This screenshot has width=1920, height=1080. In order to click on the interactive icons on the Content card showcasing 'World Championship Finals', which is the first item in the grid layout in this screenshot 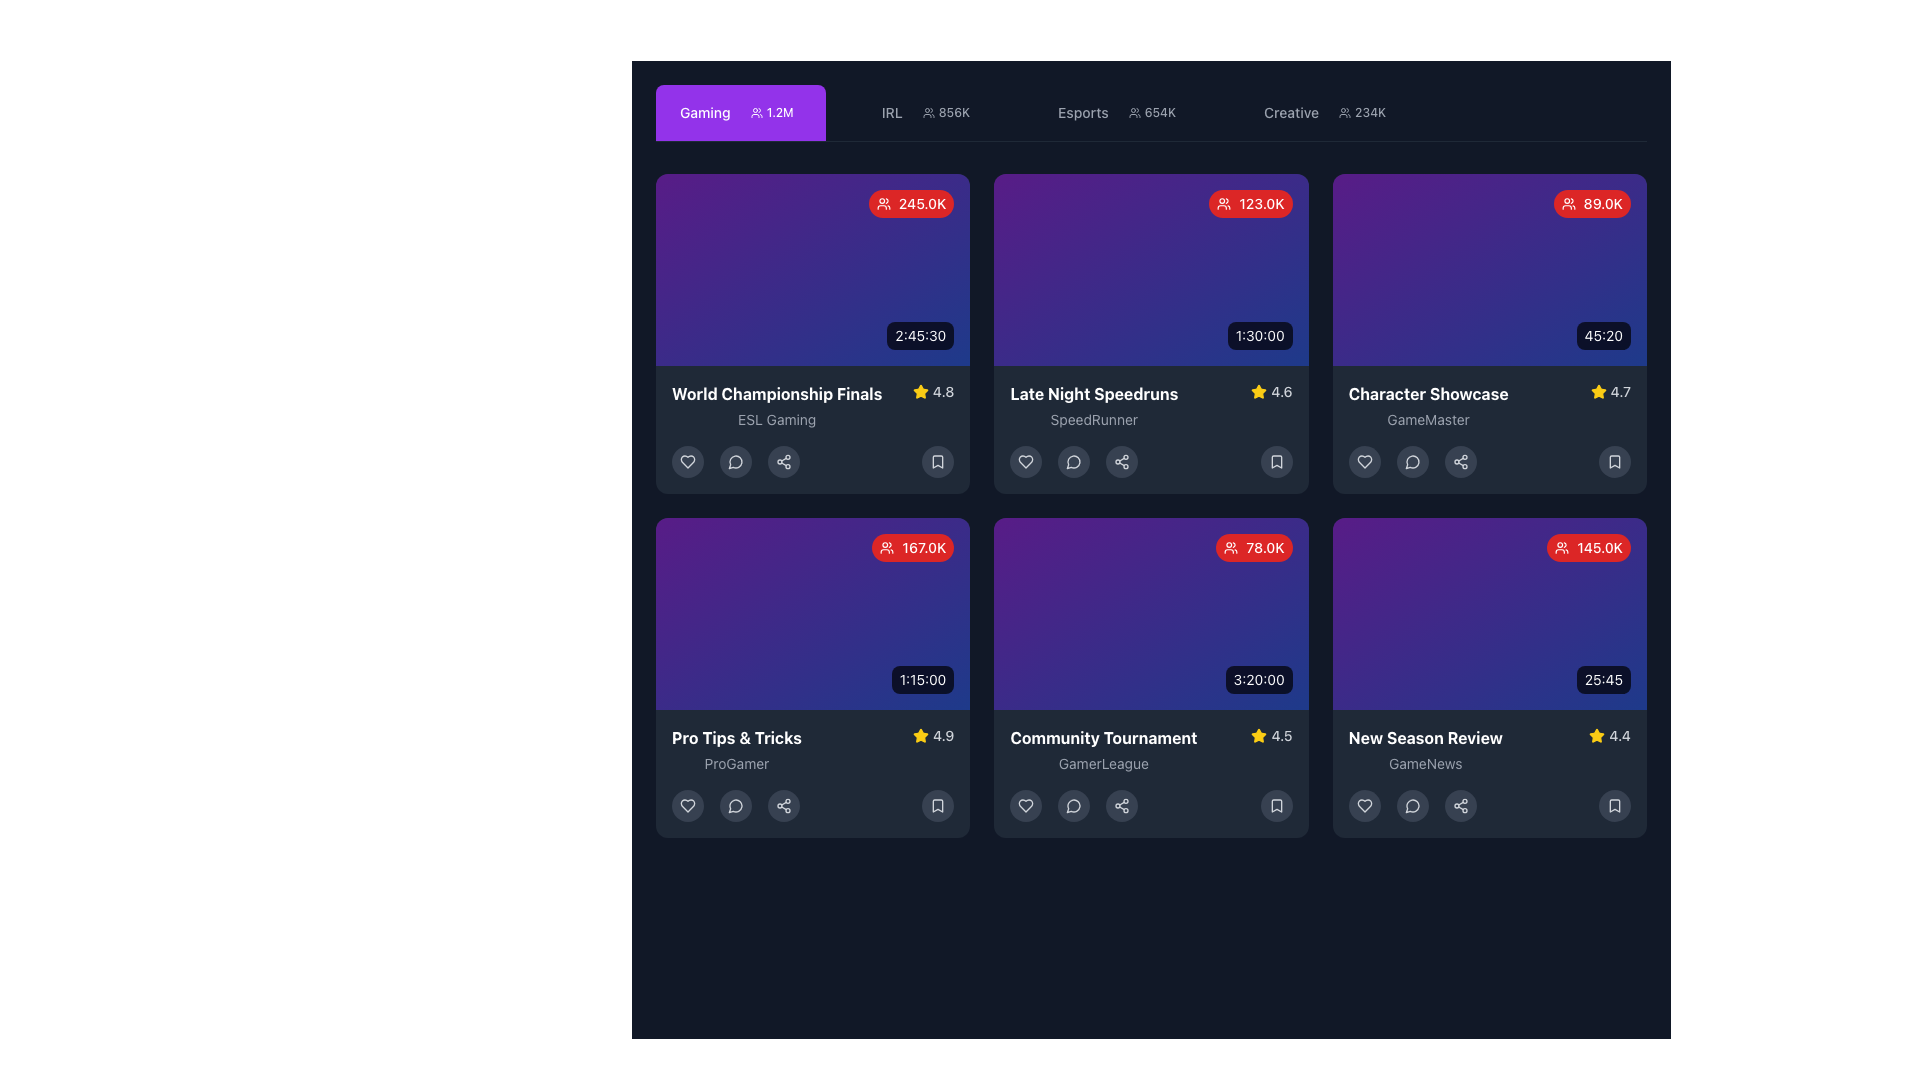, I will do `click(813, 333)`.